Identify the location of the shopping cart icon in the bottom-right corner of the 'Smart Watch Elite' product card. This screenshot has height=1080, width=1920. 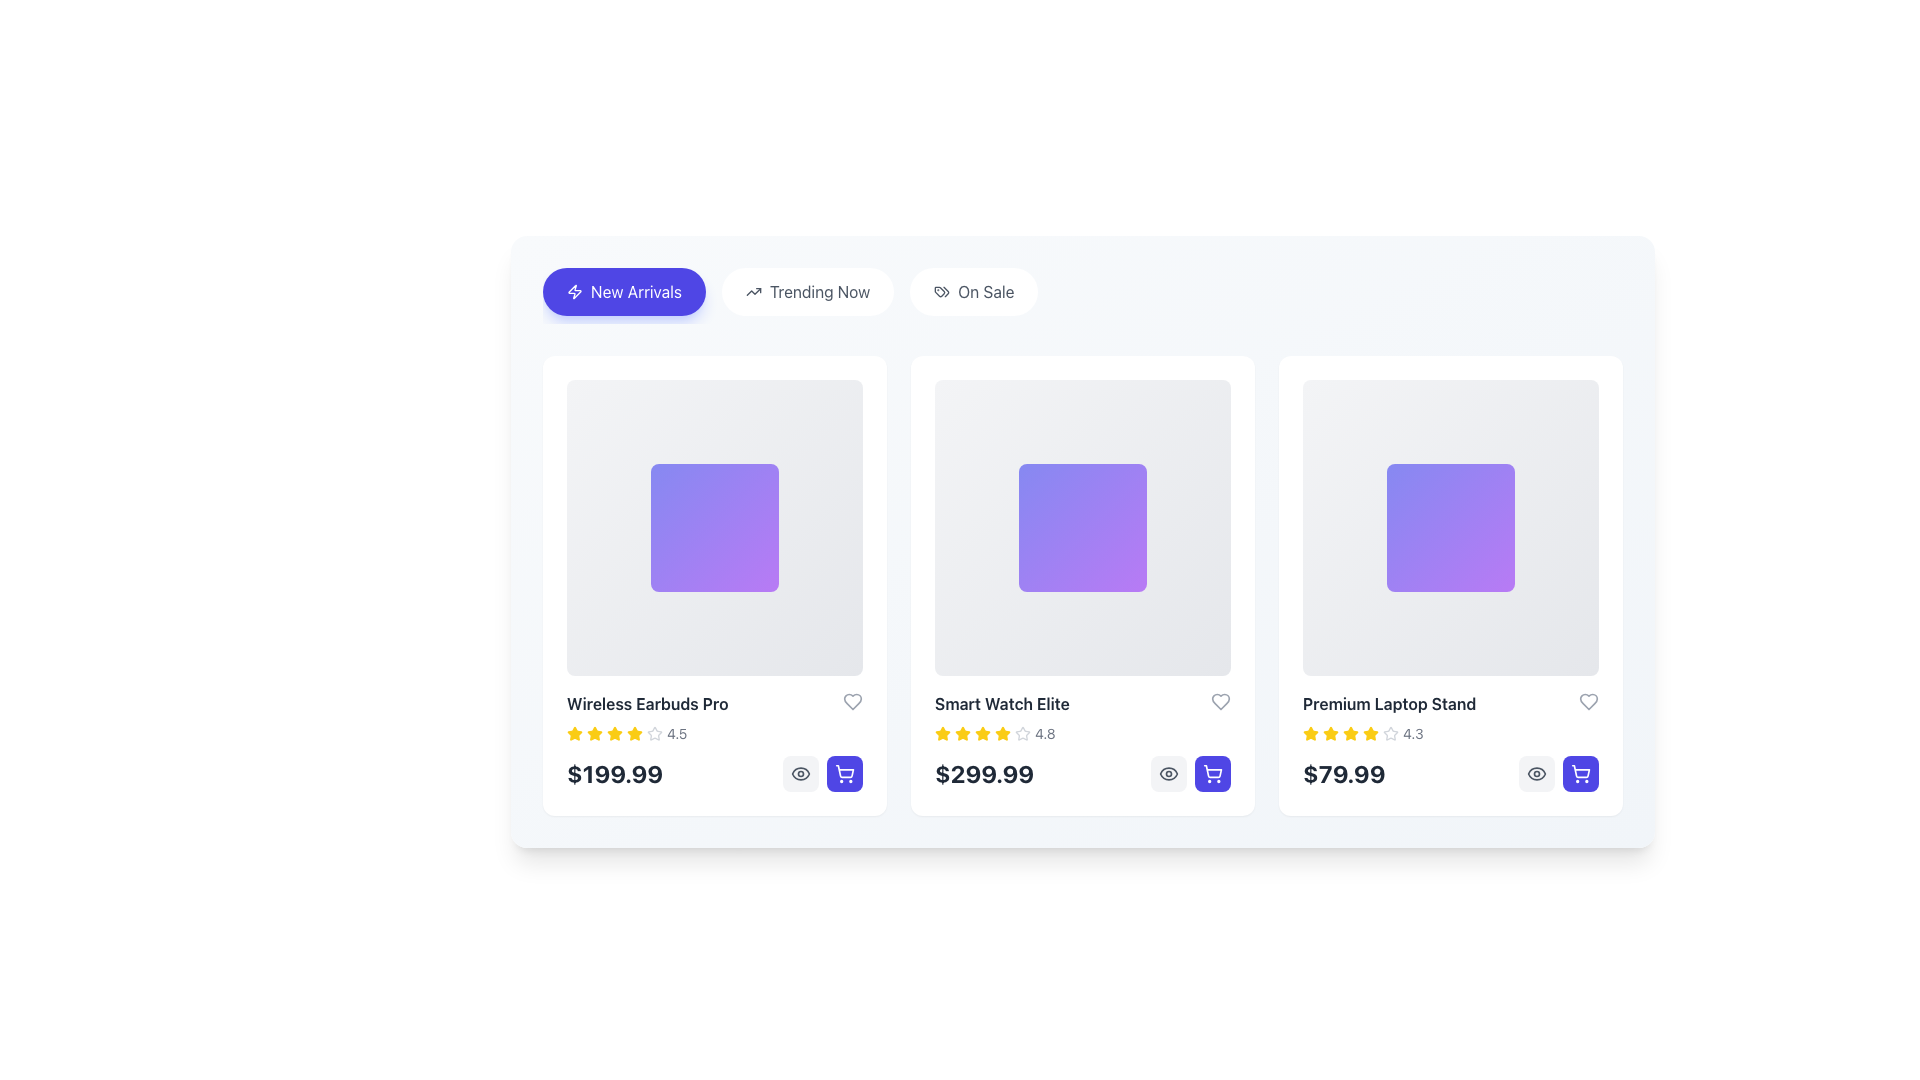
(1190, 773).